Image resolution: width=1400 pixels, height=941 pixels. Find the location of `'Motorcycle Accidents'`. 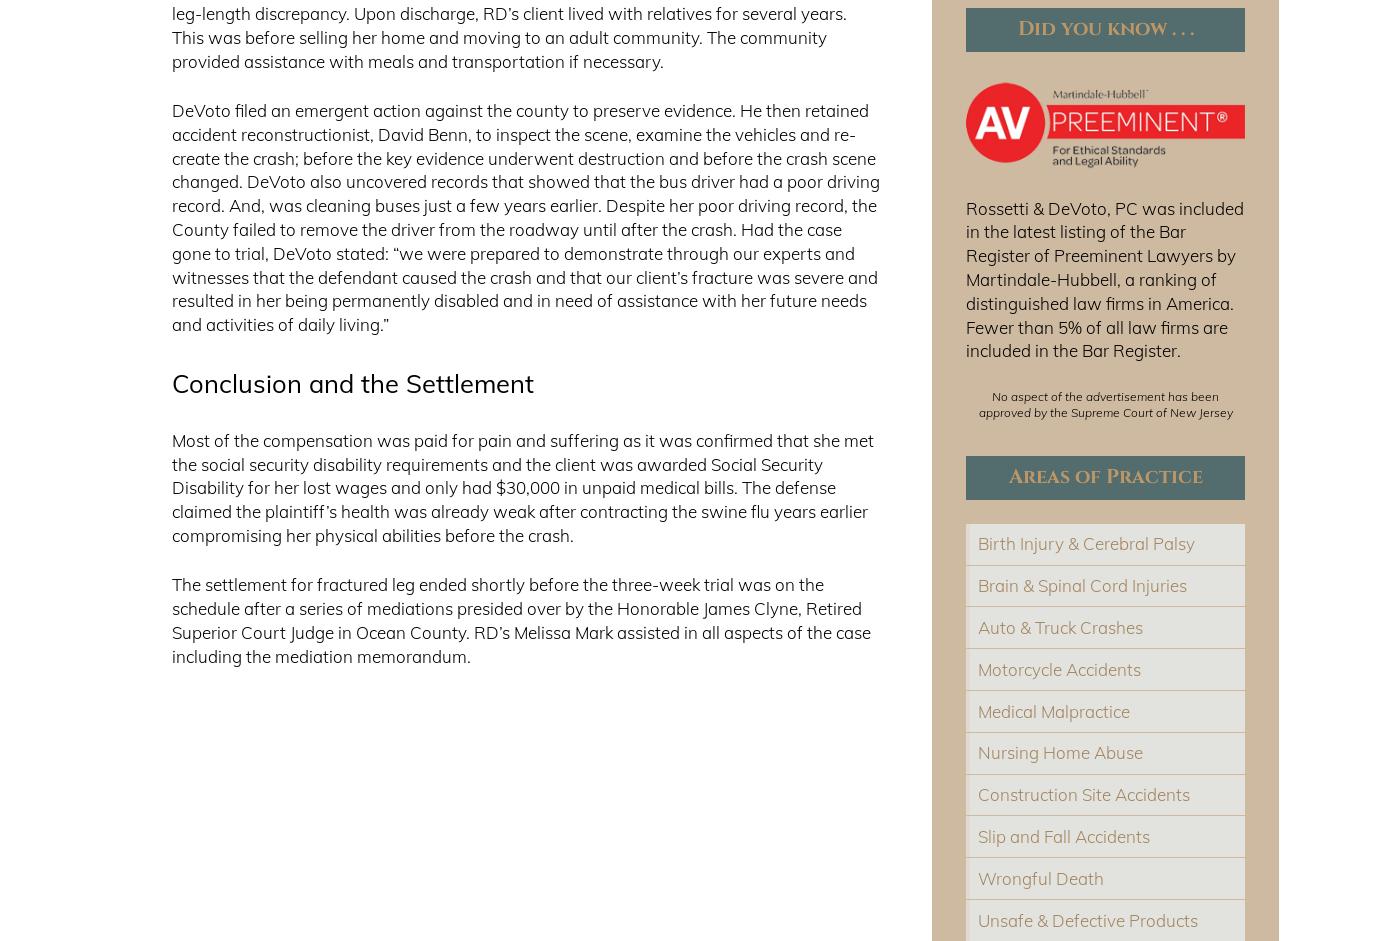

'Motorcycle Accidents' is located at coordinates (1059, 667).